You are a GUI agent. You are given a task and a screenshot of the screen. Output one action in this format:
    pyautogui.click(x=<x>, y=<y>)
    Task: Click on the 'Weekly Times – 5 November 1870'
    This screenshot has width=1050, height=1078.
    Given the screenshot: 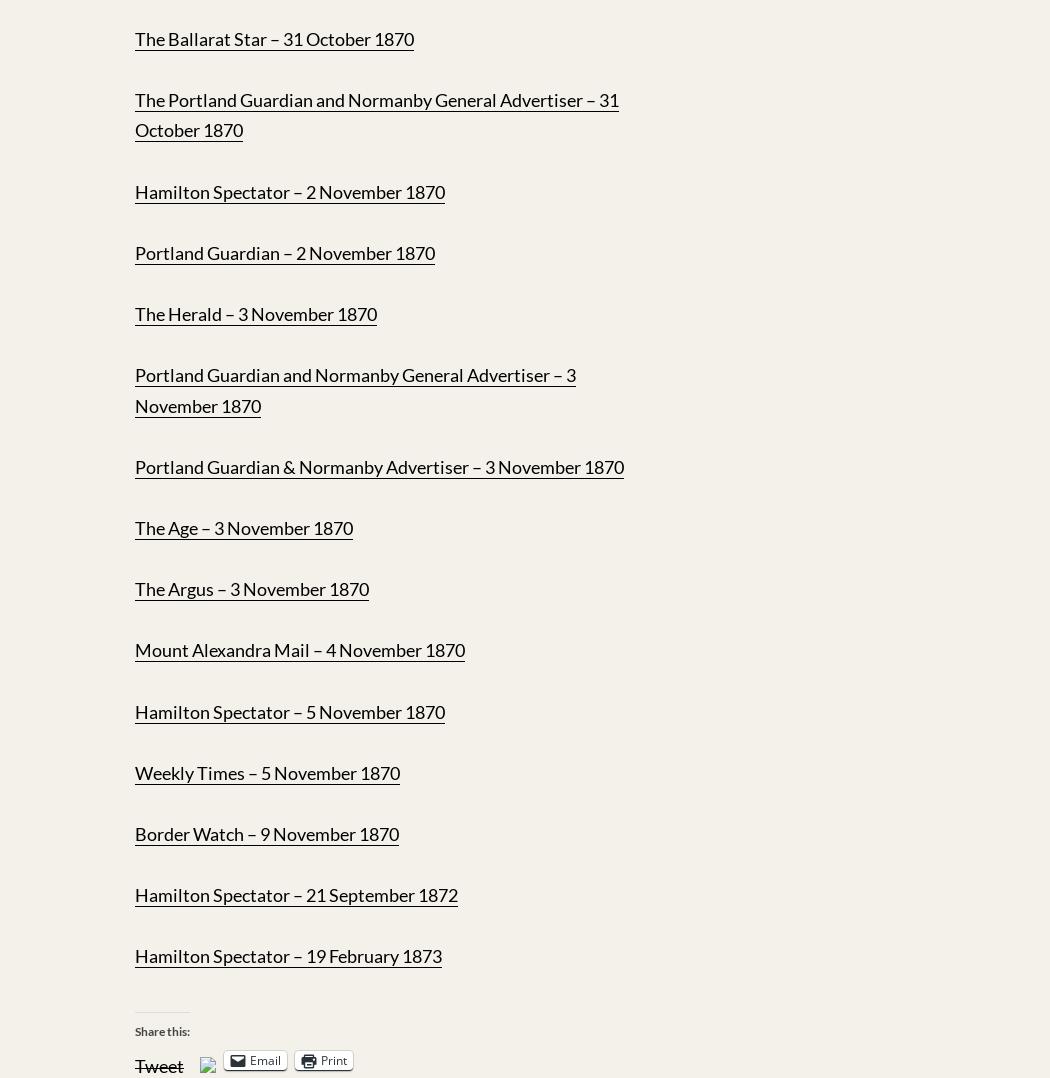 What is the action you would take?
    pyautogui.click(x=266, y=770)
    